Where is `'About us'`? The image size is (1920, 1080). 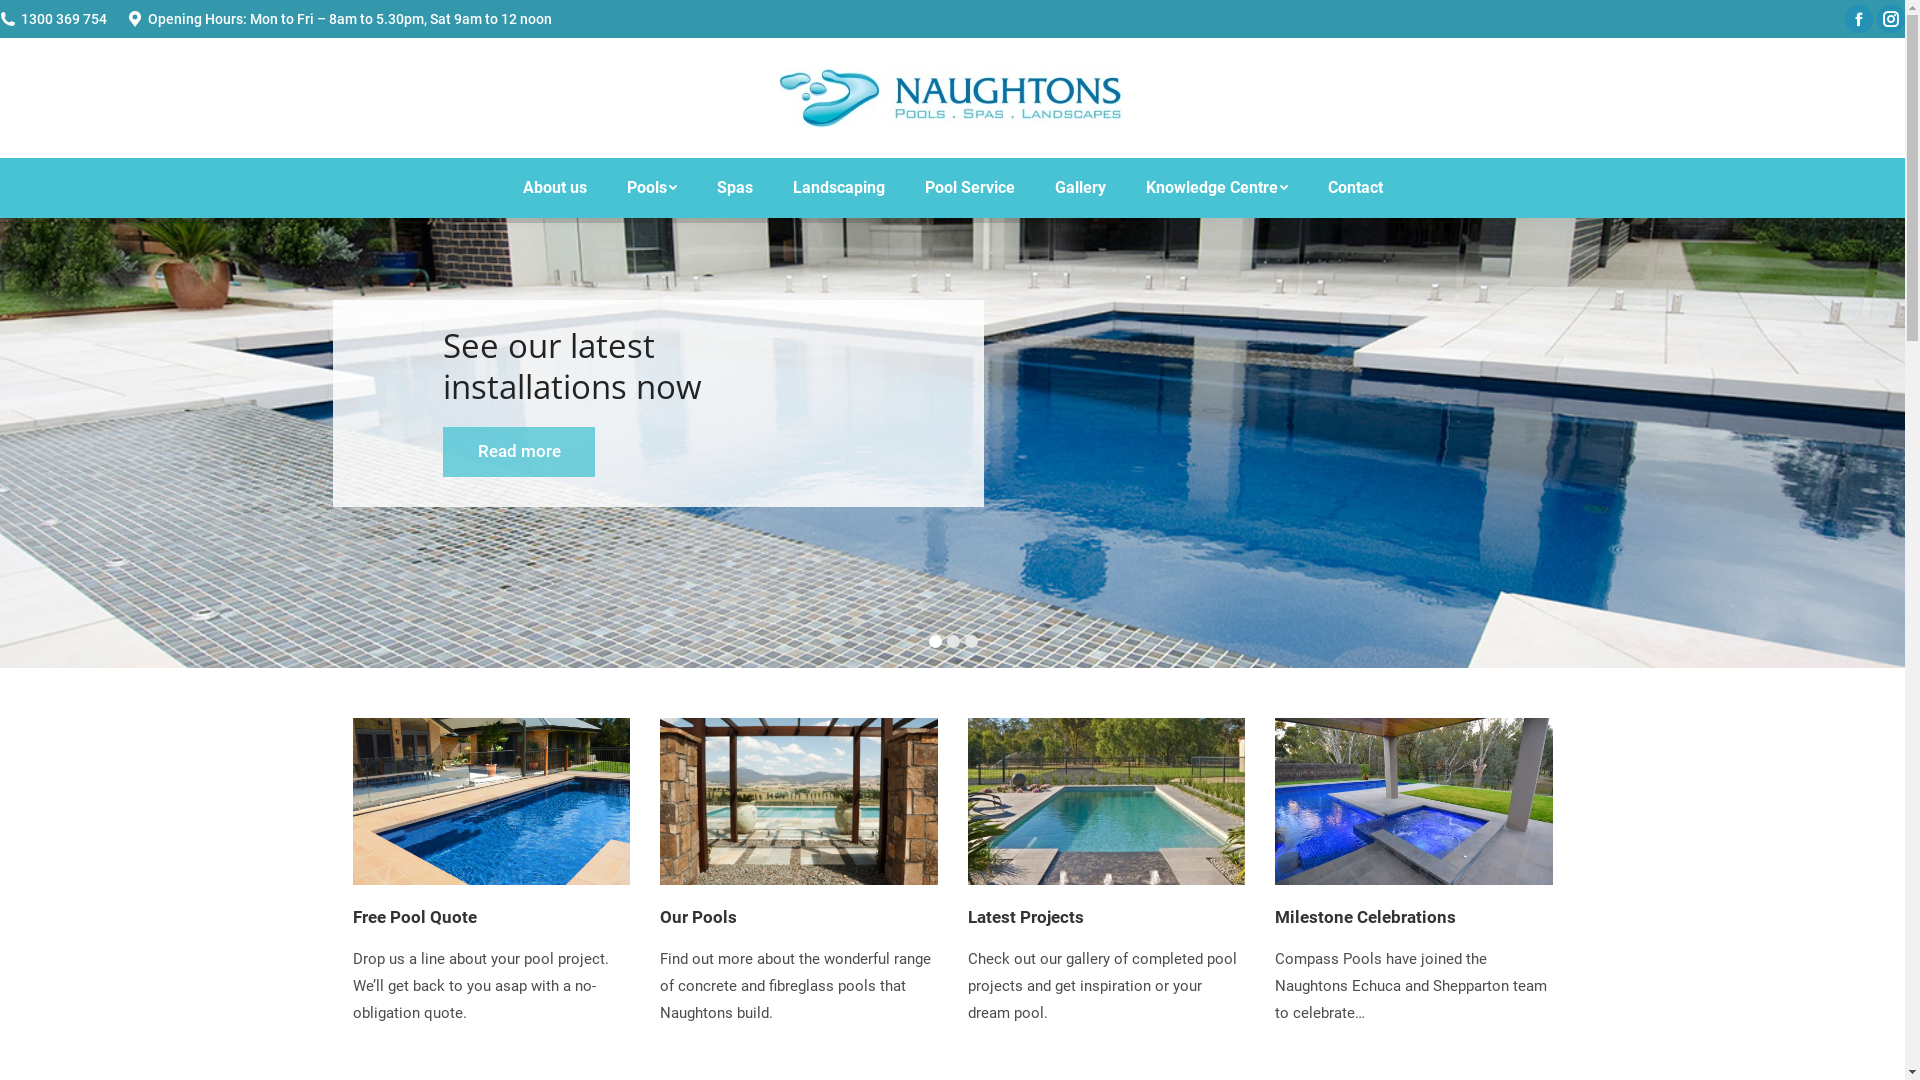 'About us' is located at coordinates (553, 188).